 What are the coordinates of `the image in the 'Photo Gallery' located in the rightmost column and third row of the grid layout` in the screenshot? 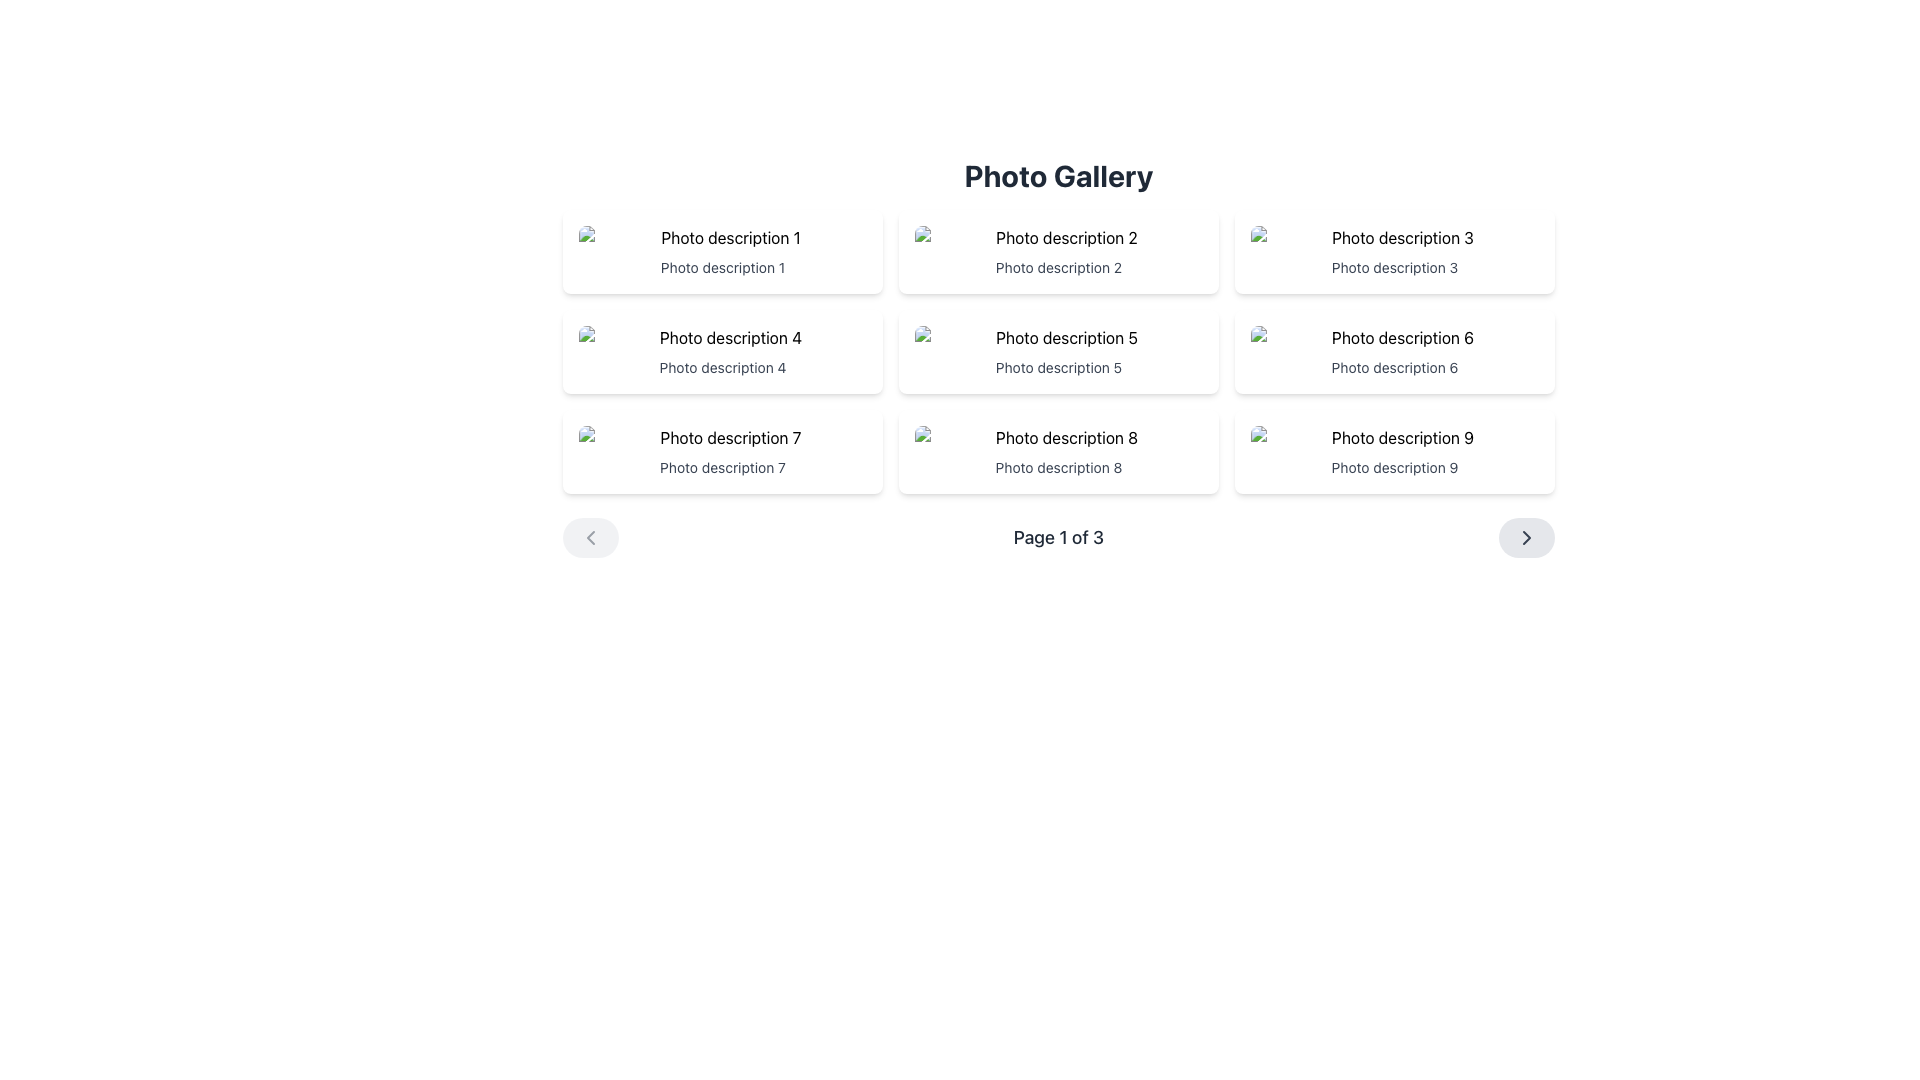 It's located at (1394, 437).